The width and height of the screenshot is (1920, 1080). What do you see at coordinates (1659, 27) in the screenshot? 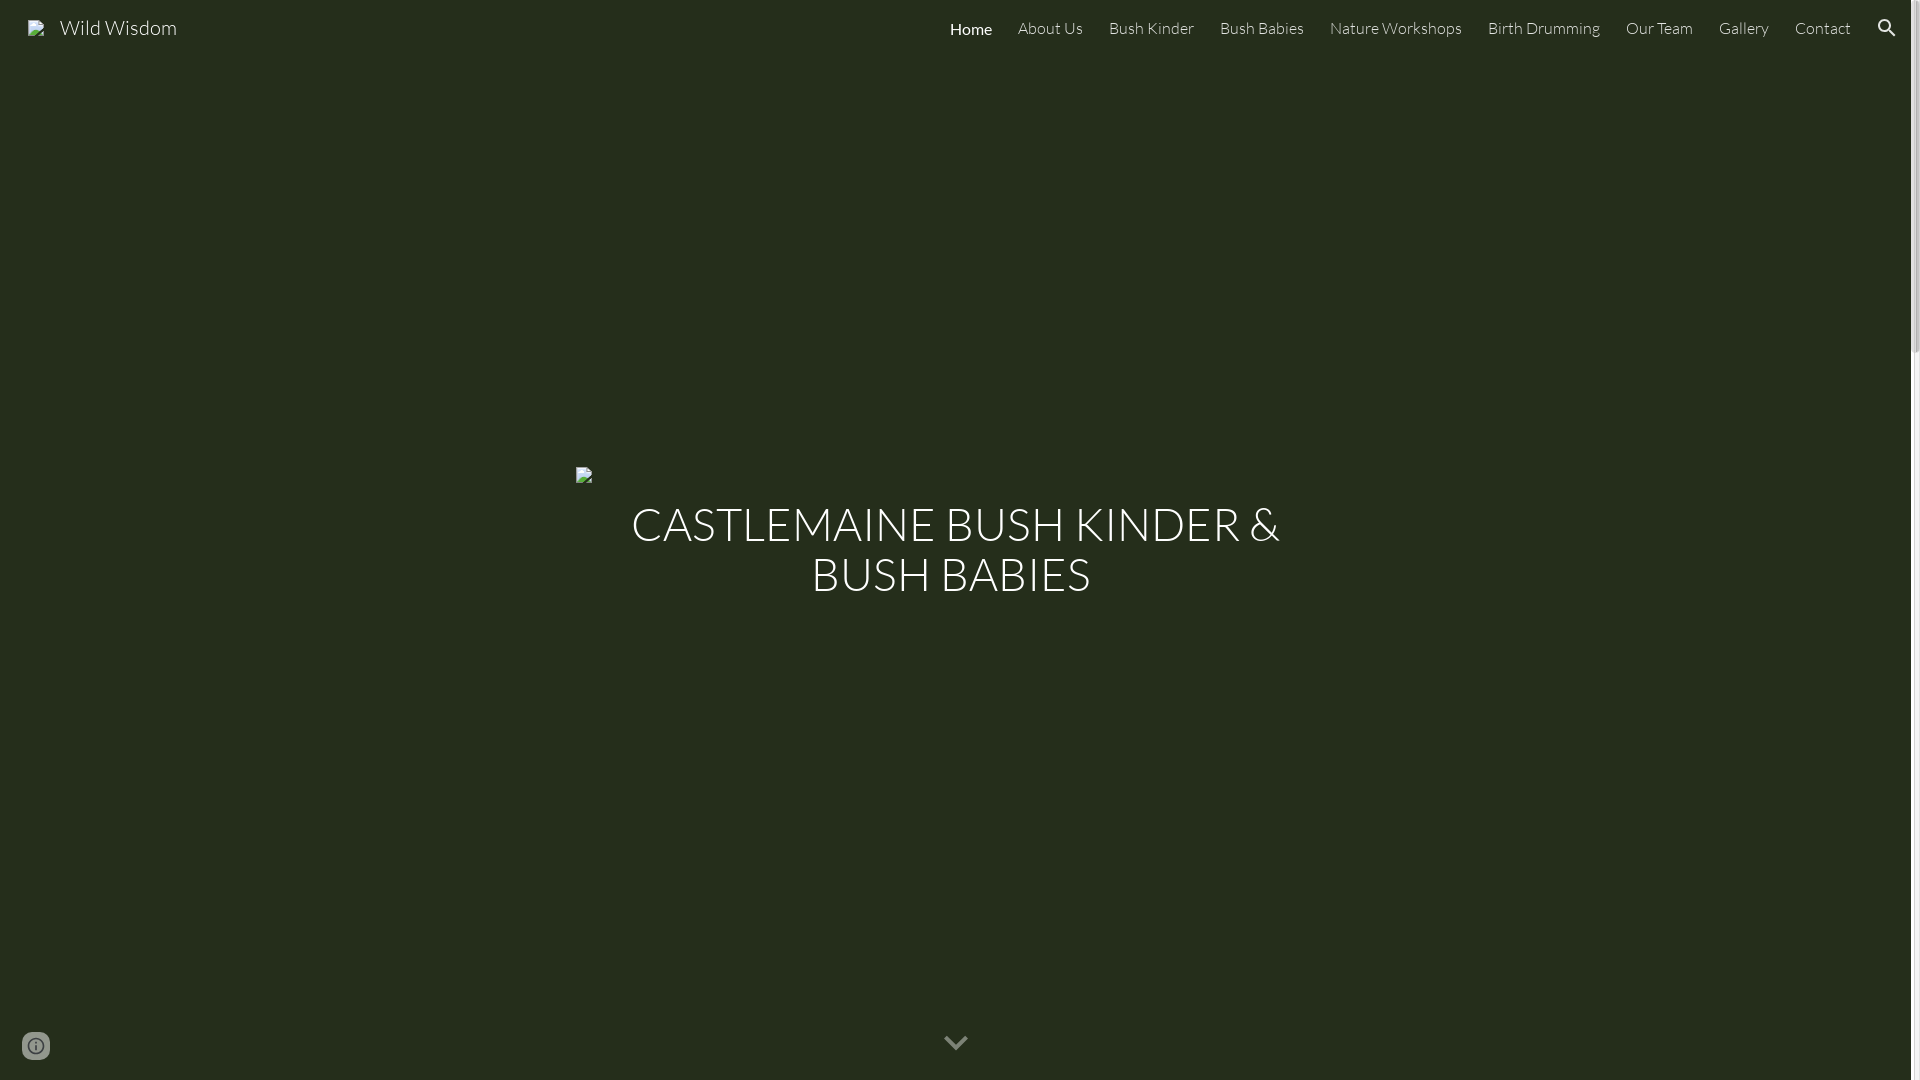
I see `'Our Team'` at bounding box center [1659, 27].